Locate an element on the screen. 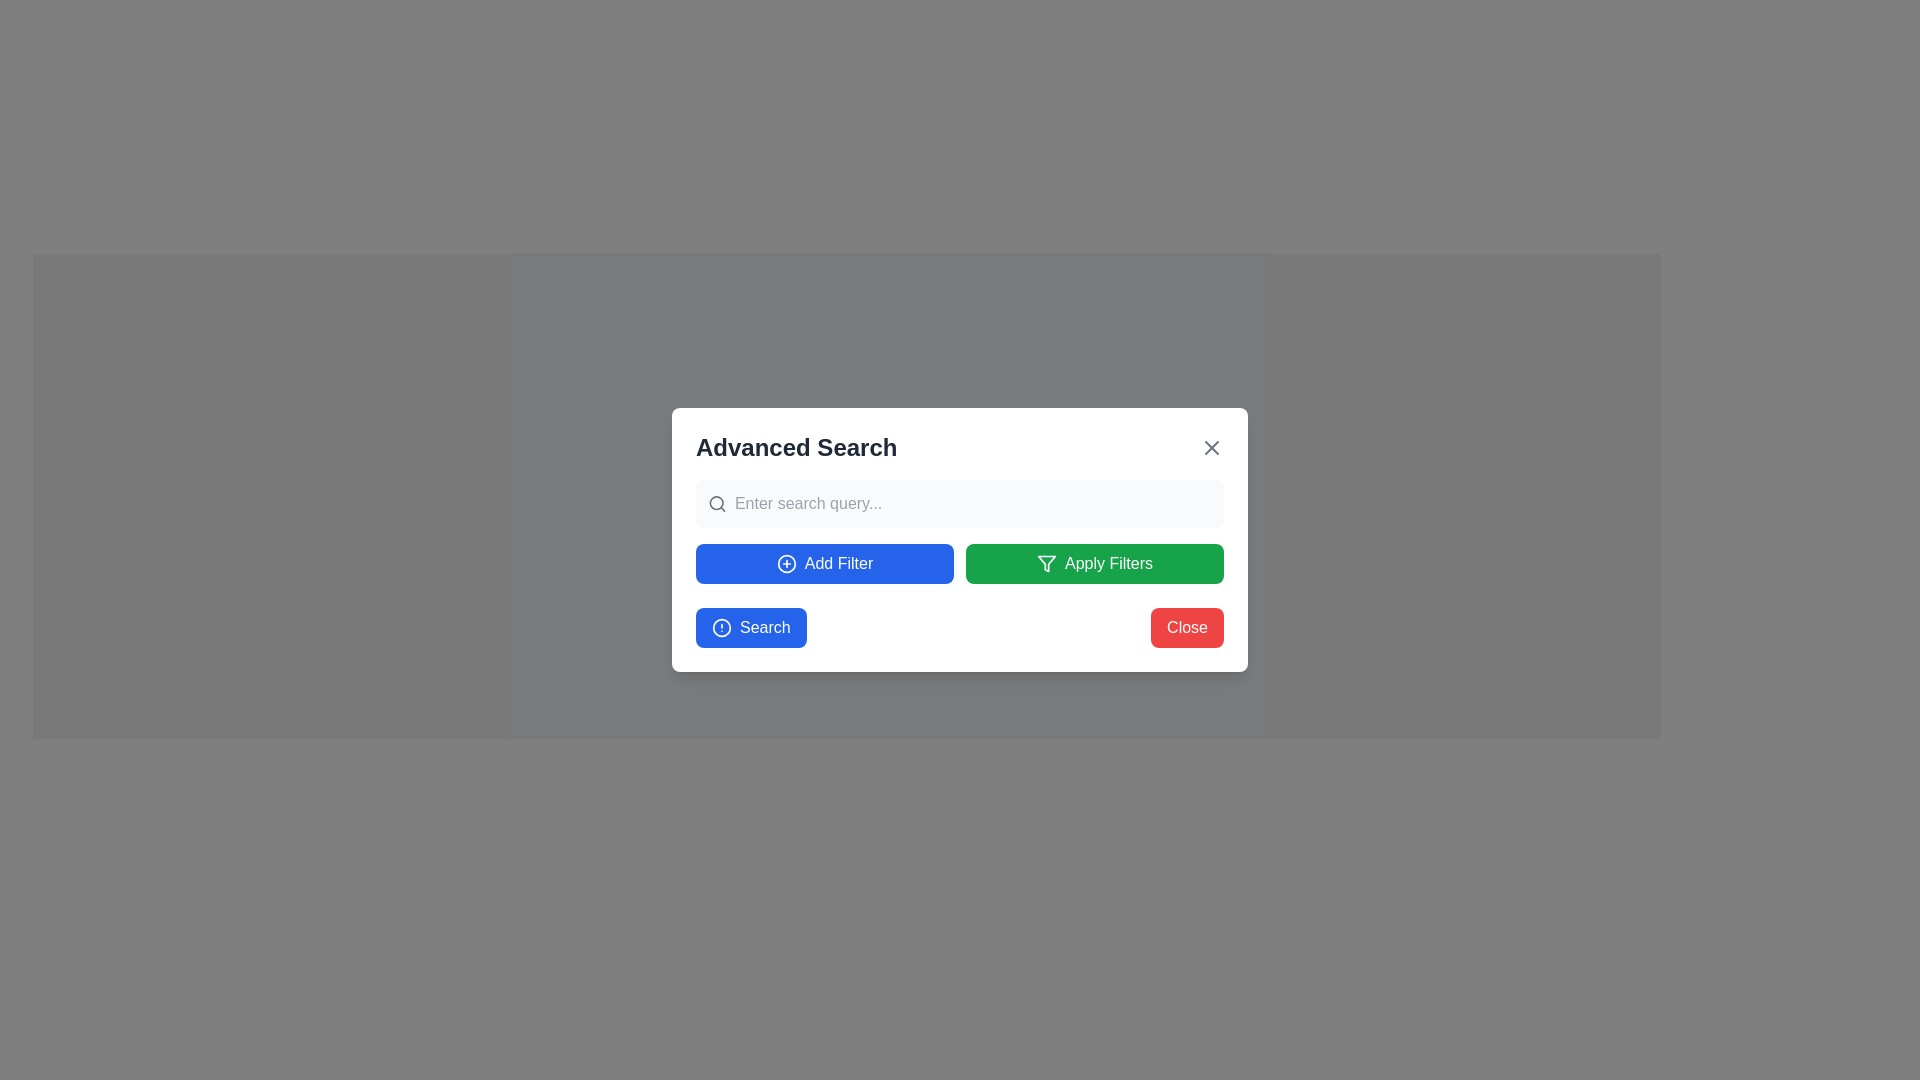  the red 'Close' button with white bold text located at the bottom-right corner of the dialog is located at coordinates (1187, 627).